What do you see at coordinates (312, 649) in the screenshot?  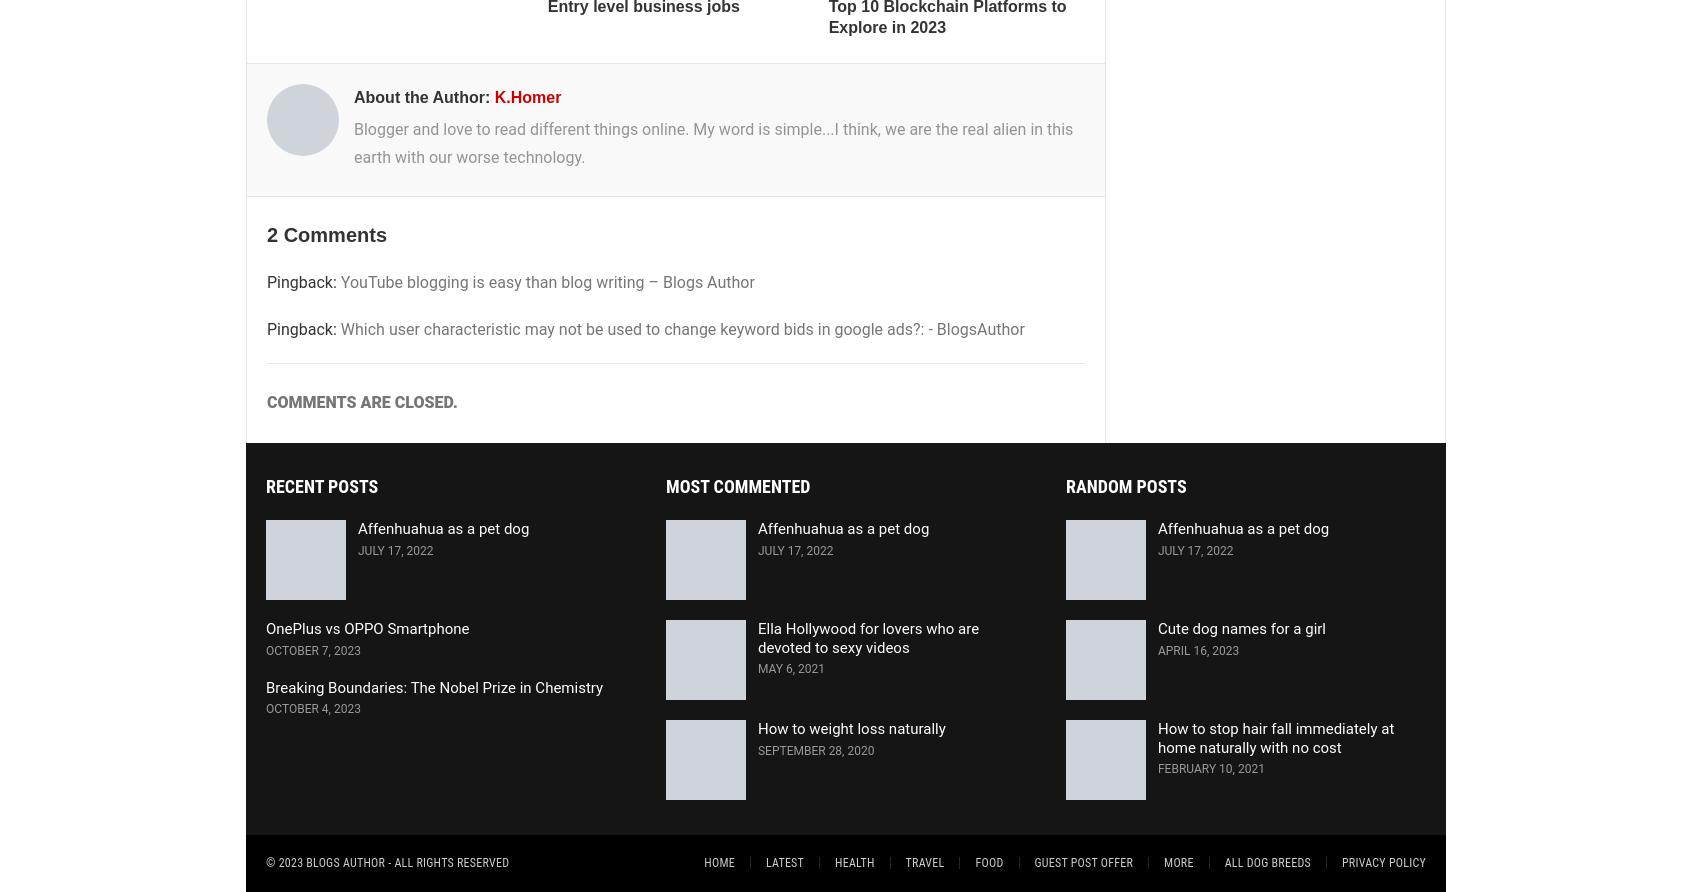 I see `'October 7, 2023'` at bounding box center [312, 649].